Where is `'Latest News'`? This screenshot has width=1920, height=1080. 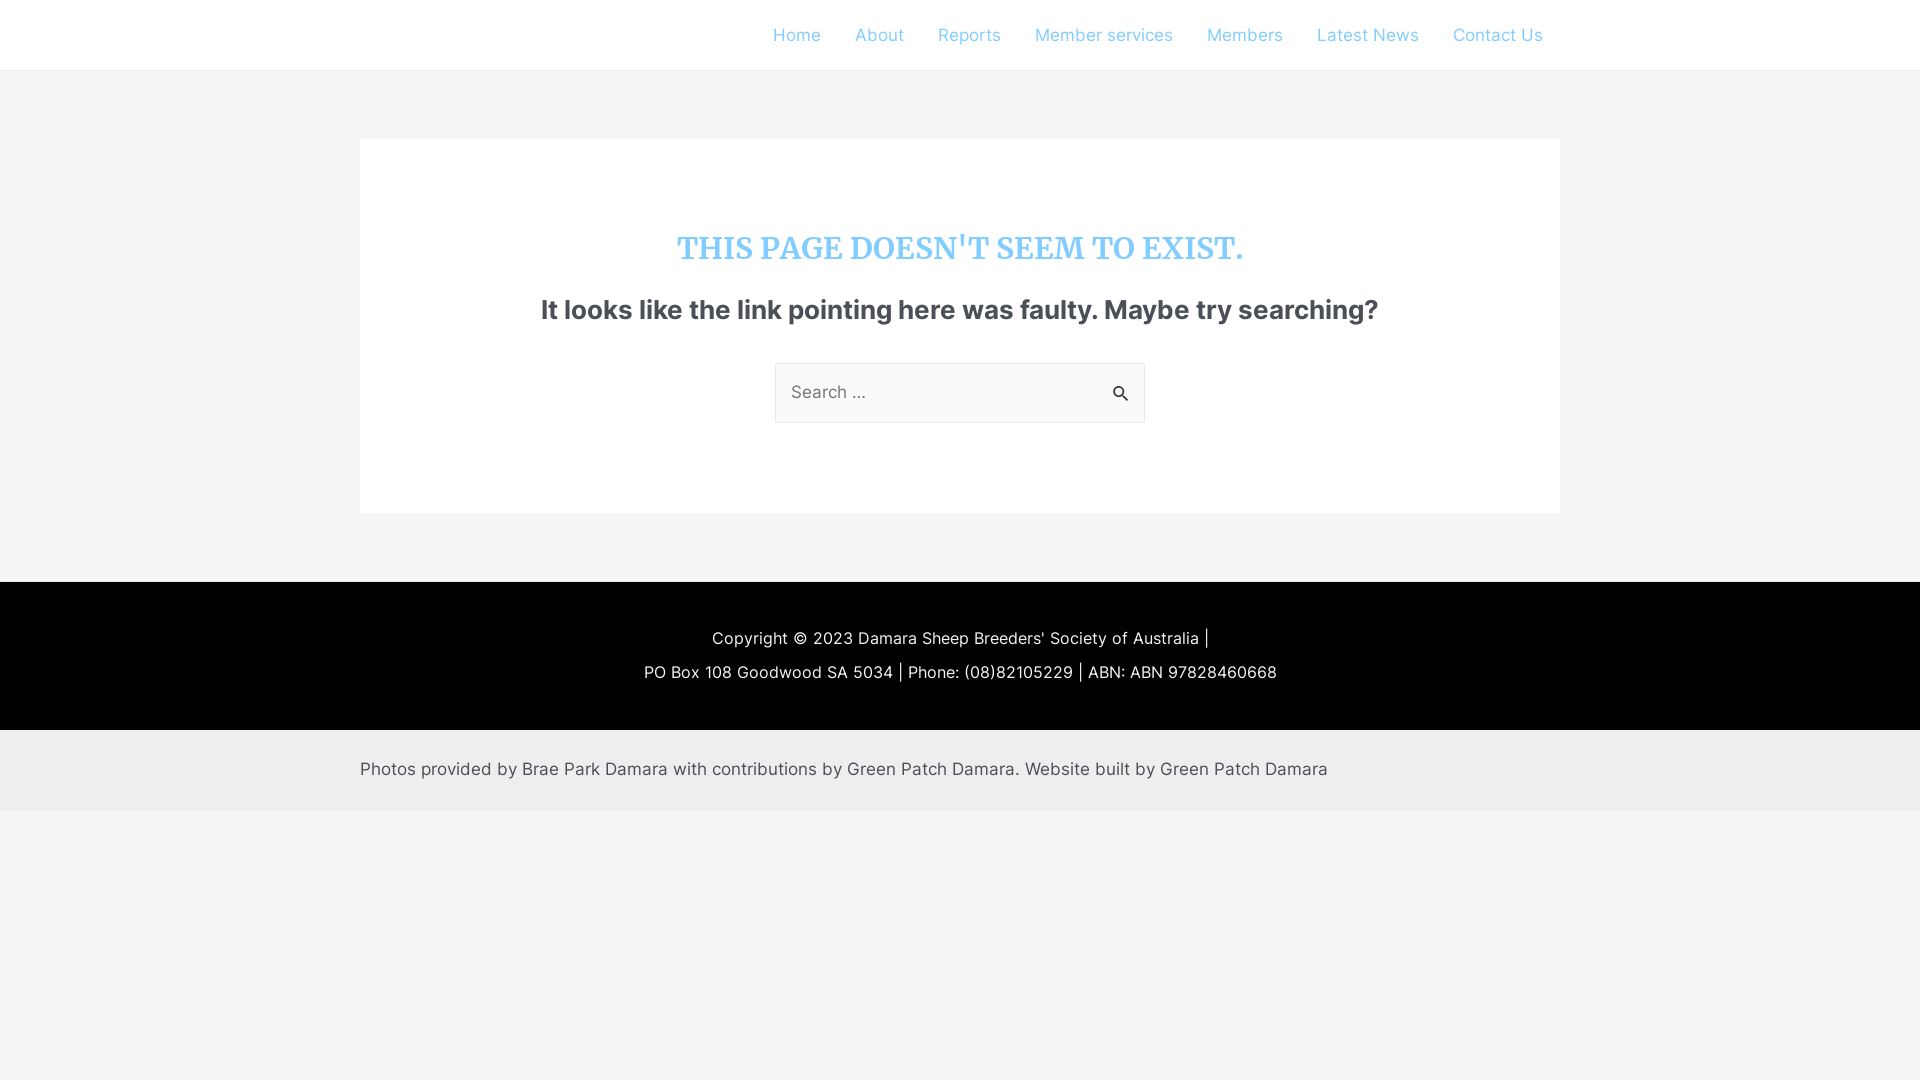 'Latest News' is located at coordinates (1367, 34).